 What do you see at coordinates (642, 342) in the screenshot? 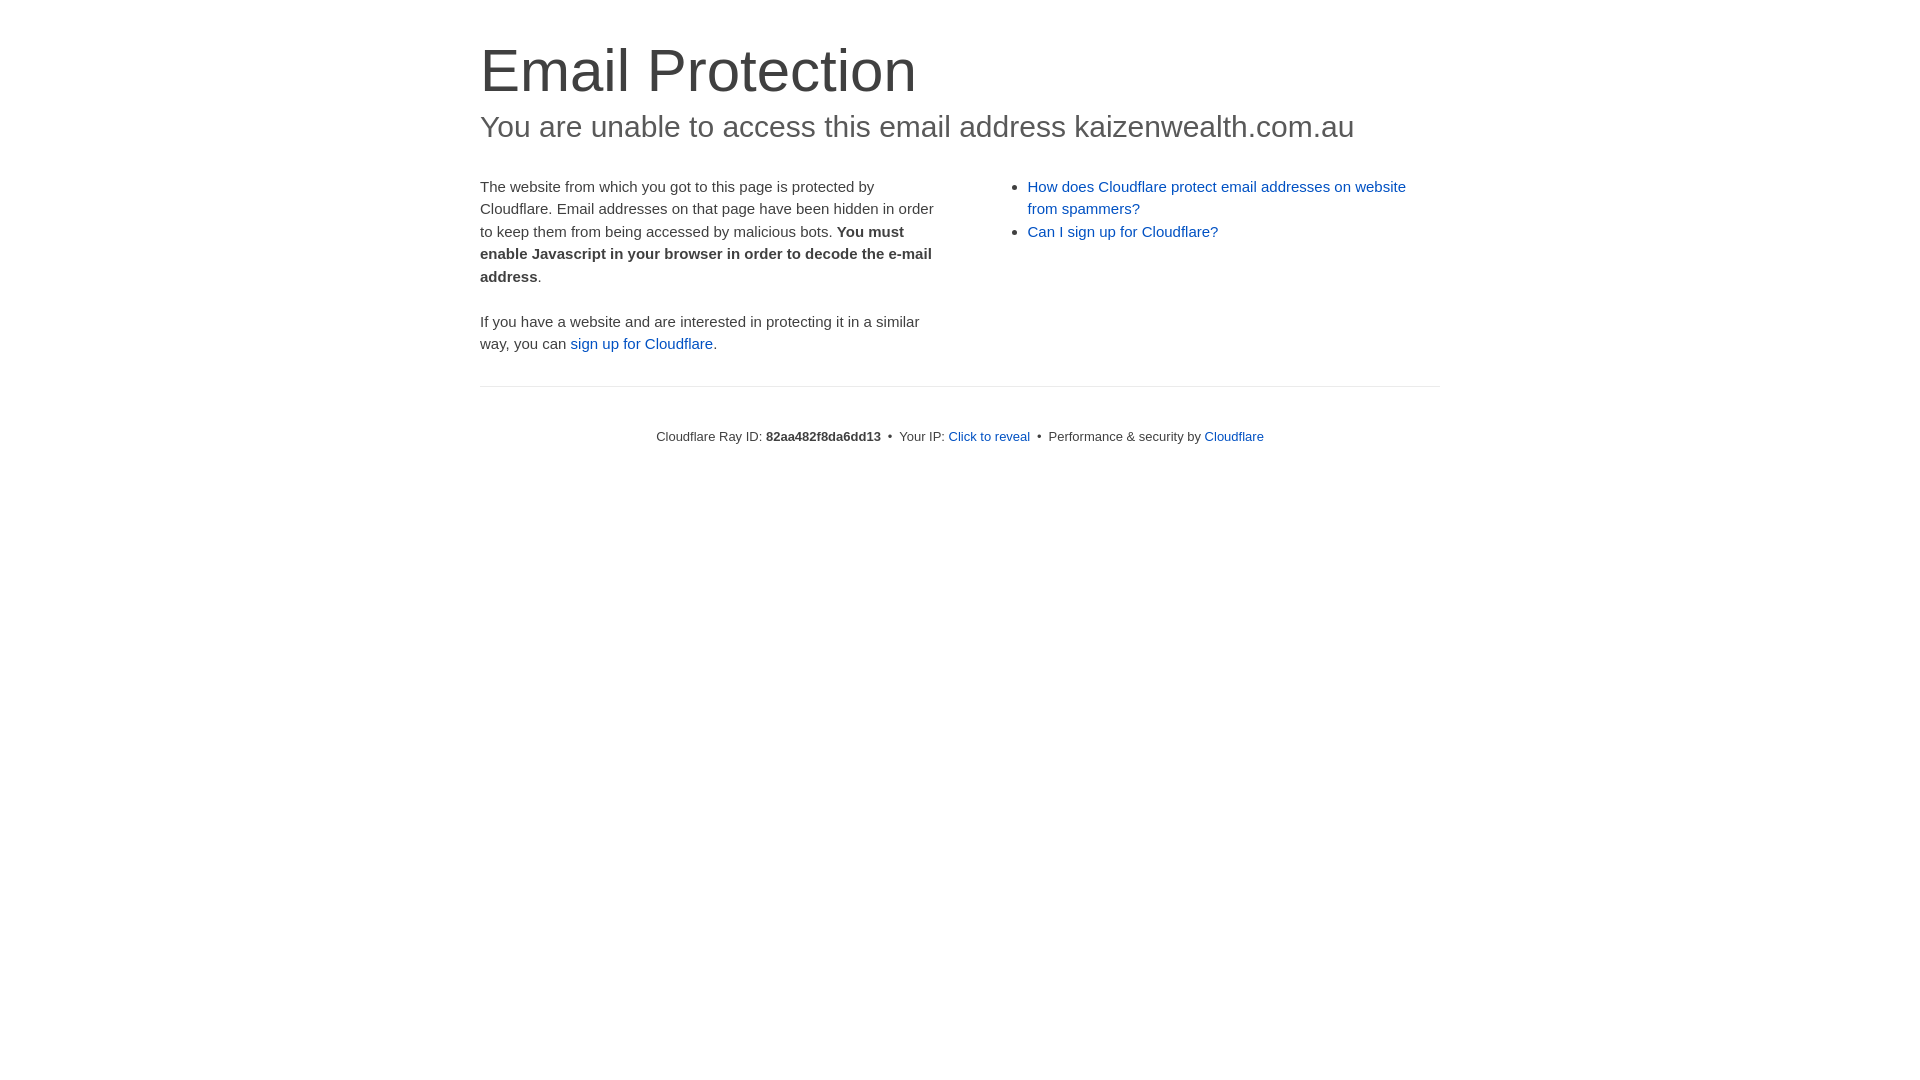
I see `'sign up for Cloudflare'` at bounding box center [642, 342].